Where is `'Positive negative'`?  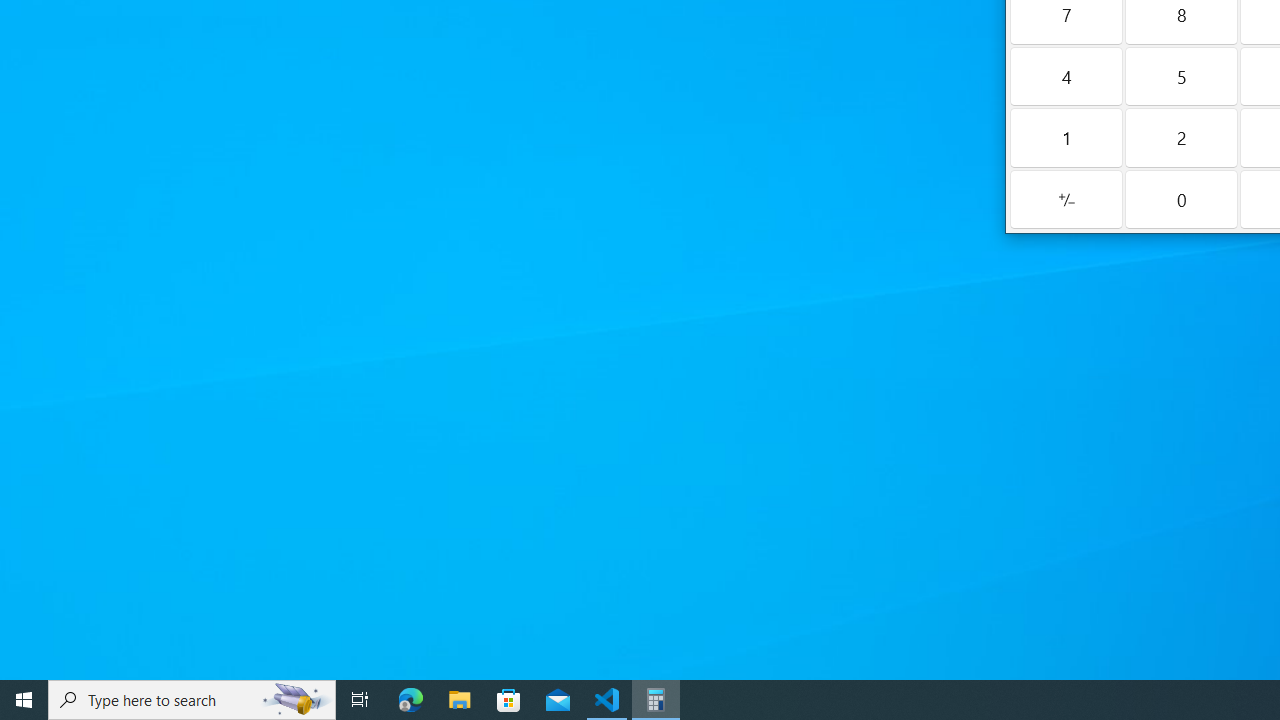
'Positive negative' is located at coordinates (1065, 199).